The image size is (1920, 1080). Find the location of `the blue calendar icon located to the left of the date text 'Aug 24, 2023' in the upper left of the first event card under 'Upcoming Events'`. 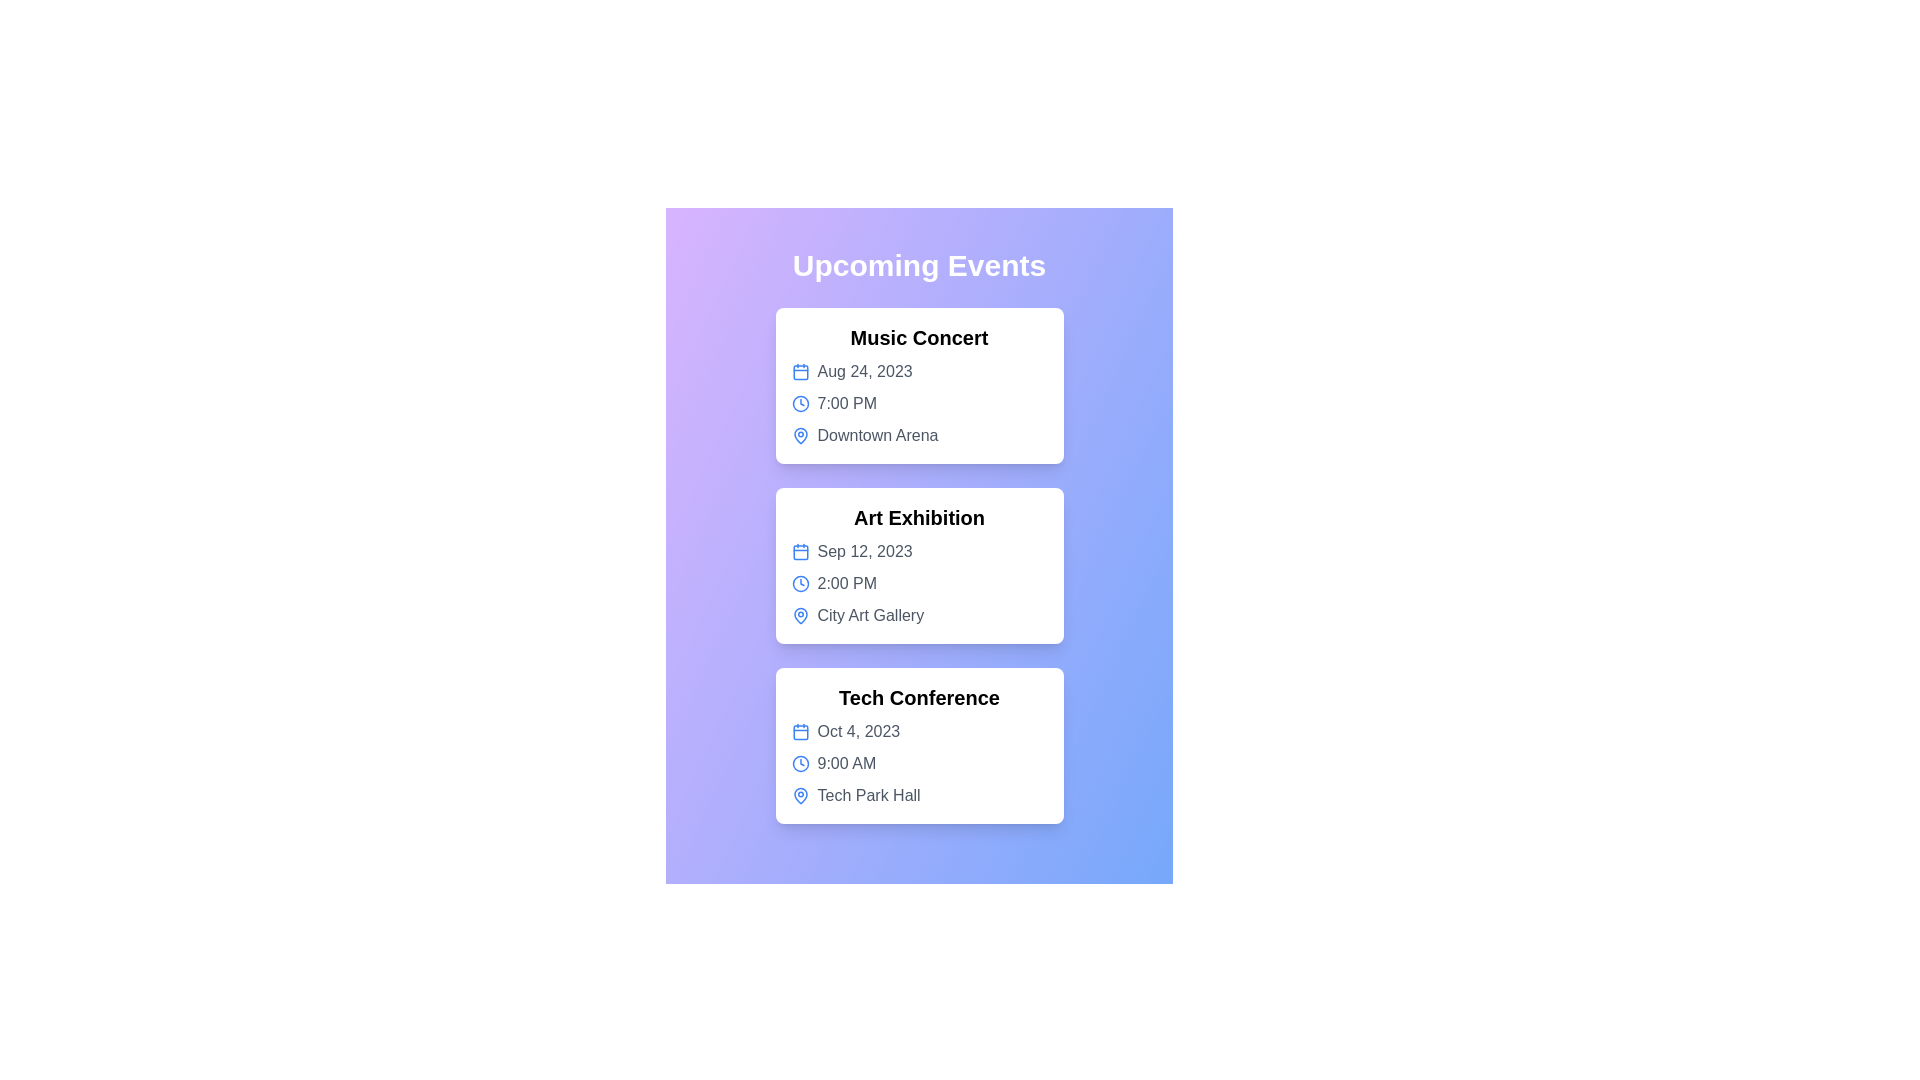

the blue calendar icon located to the left of the date text 'Aug 24, 2023' in the upper left of the first event card under 'Upcoming Events' is located at coordinates (800, 371).